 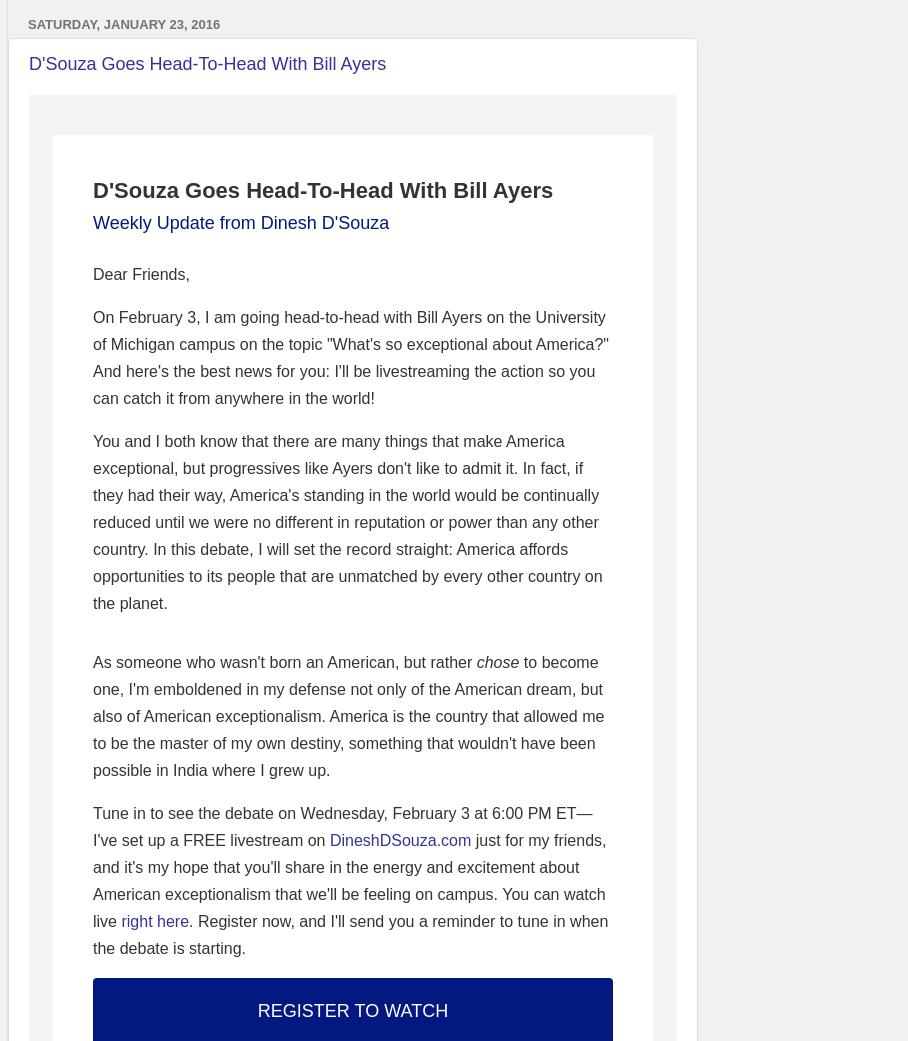 I want to click on 'Saturday, January 23, 2016', so click(x=26, y=22).